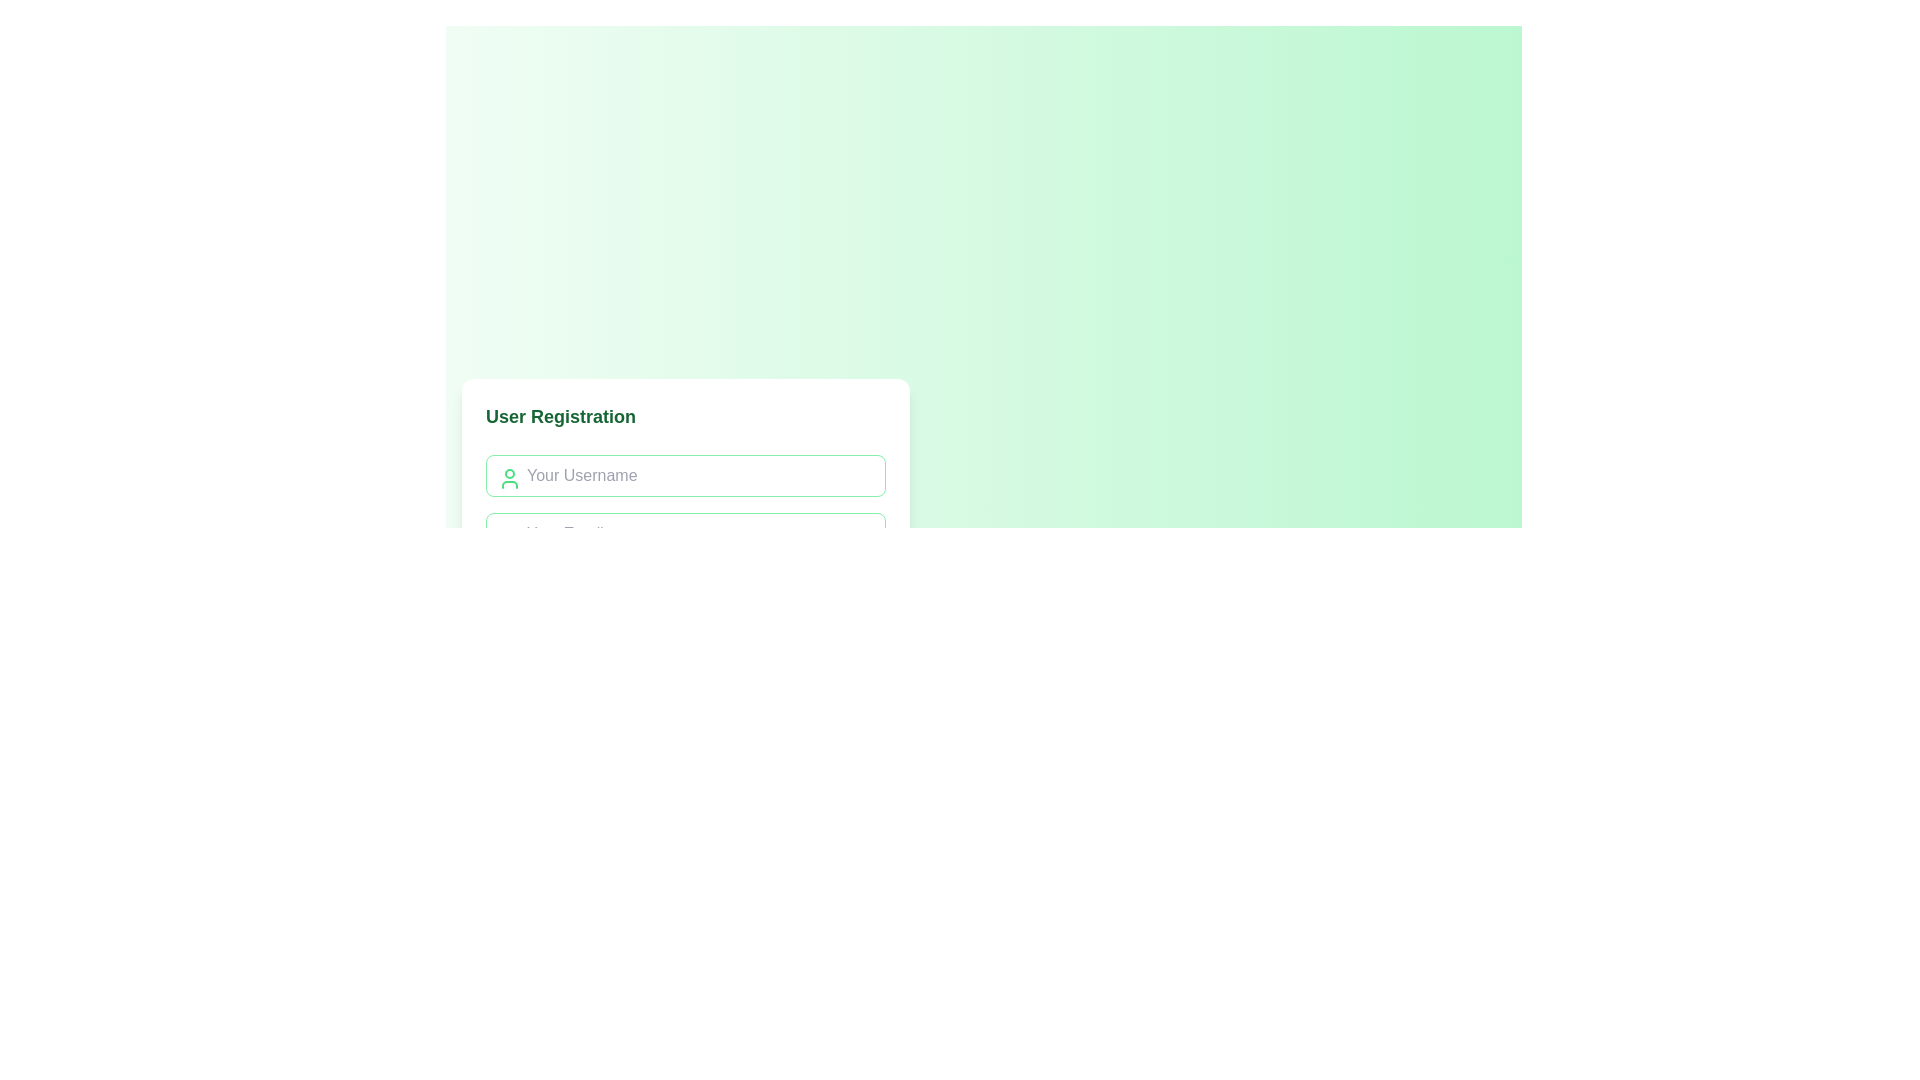 This screenshot has width=1920, height=1080. I want to click on the icon located in the top-left corner of the username input field, which visually indicates the purpose of the field for entering user details, so click(509, 478).